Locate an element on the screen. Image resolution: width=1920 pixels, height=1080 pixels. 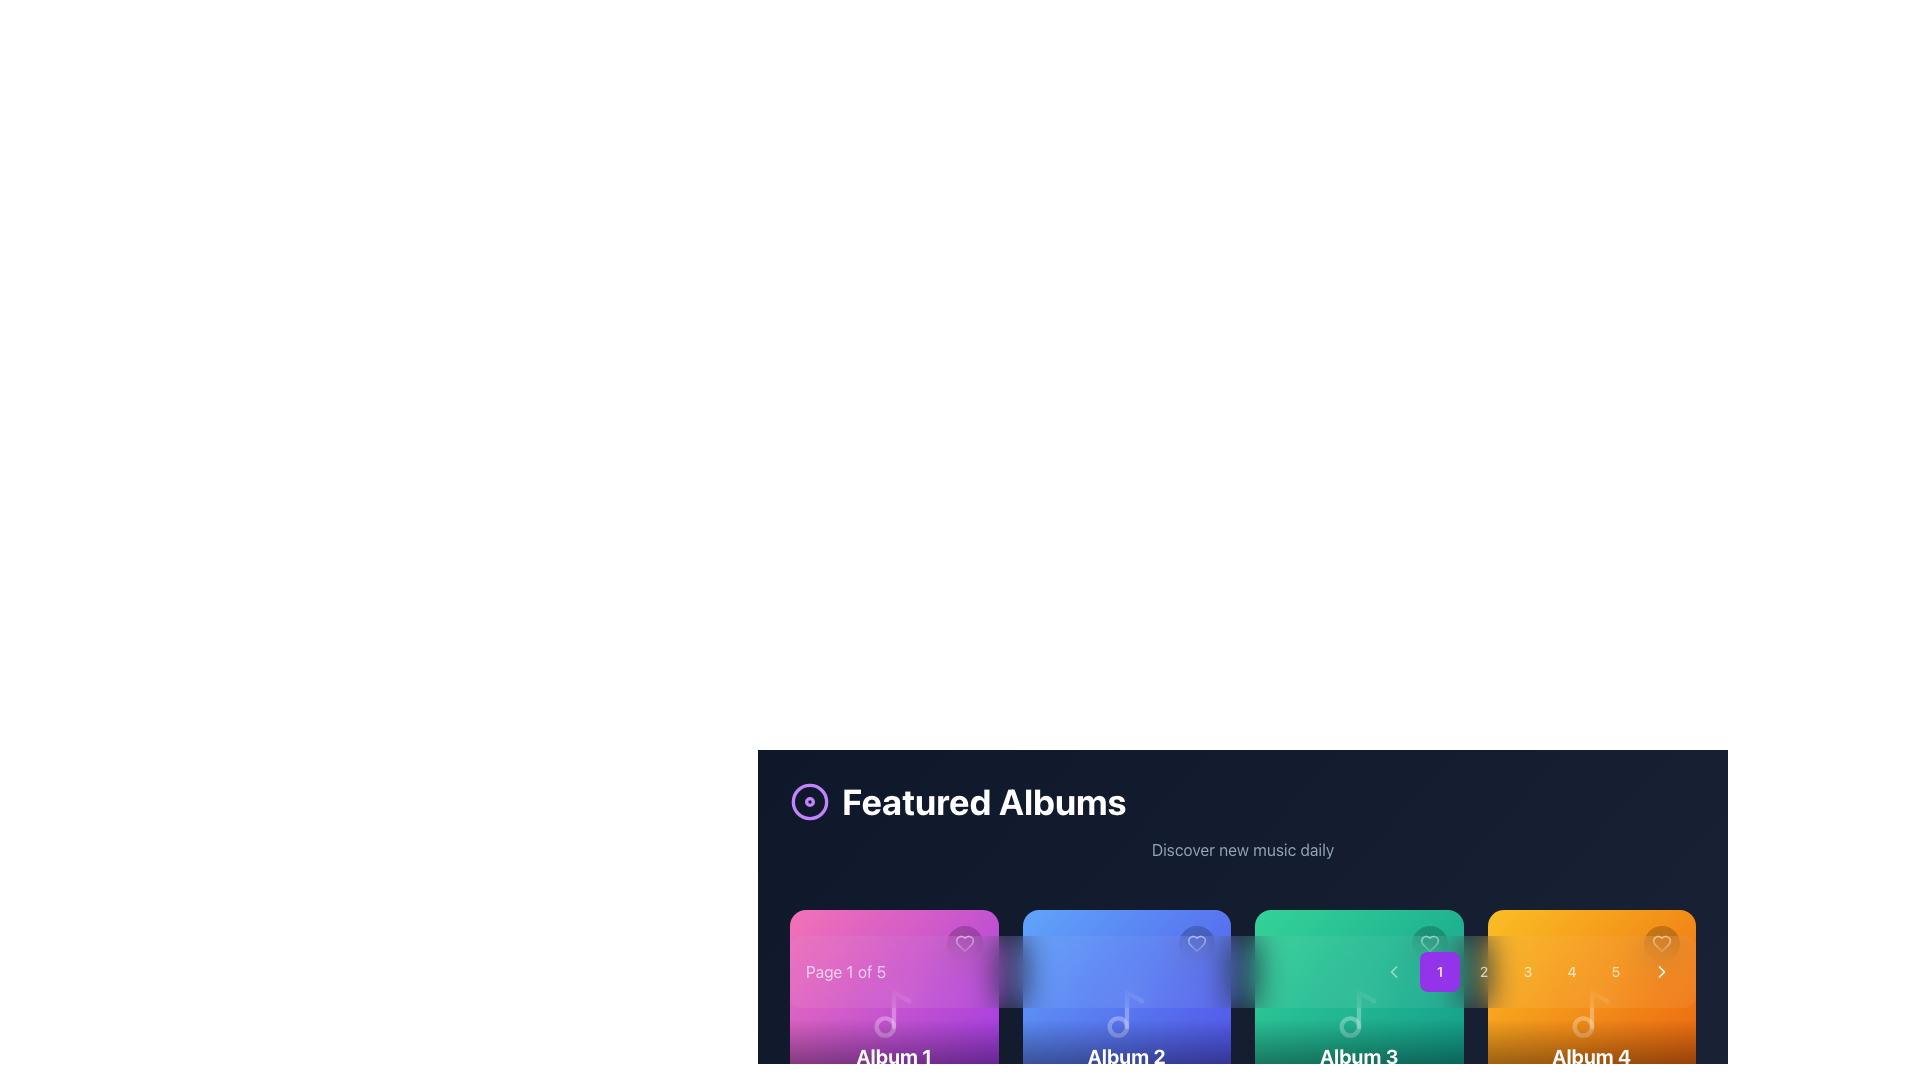
the heart-shaped icon button for favoriting located in the top-right corner of the orange-colored album card labeled 'Album 4' is located at coordinates (1661, 944).